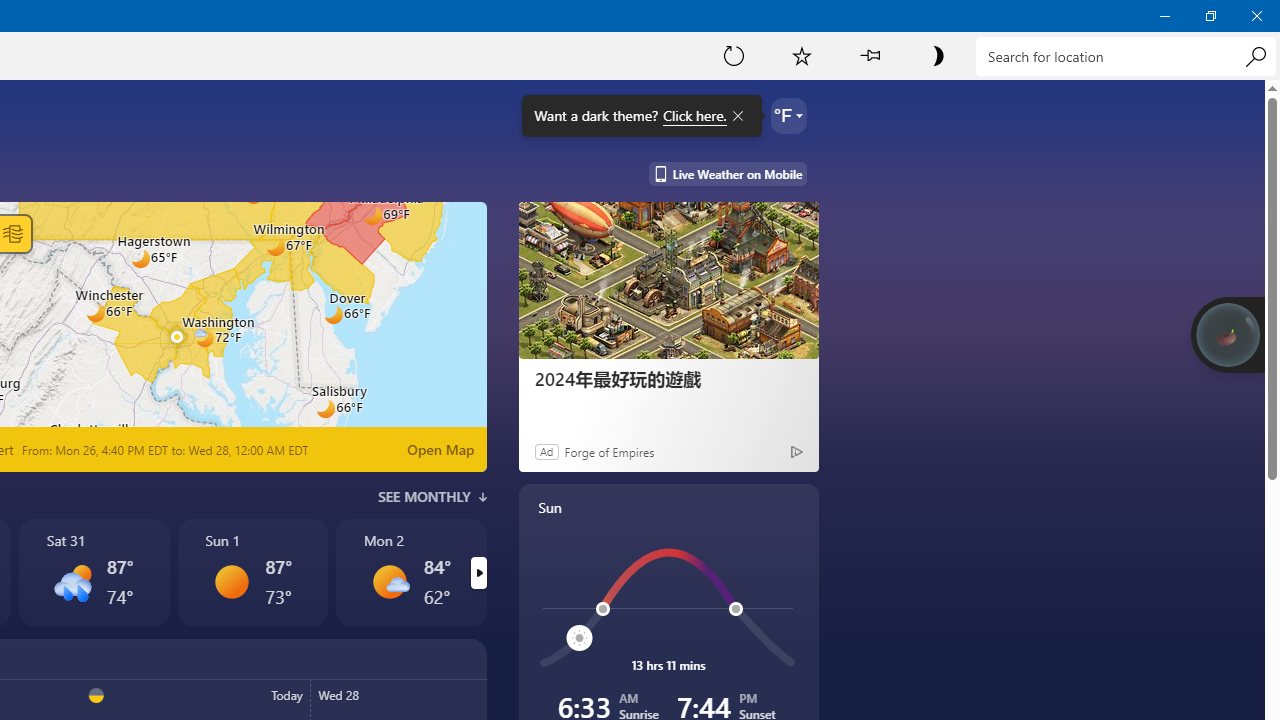 The width and height of the screenshot is (1280, 720). Describe the element at coordinates (936, 54) in the screenshot. I see `'Turn on dark theme'` at that location.